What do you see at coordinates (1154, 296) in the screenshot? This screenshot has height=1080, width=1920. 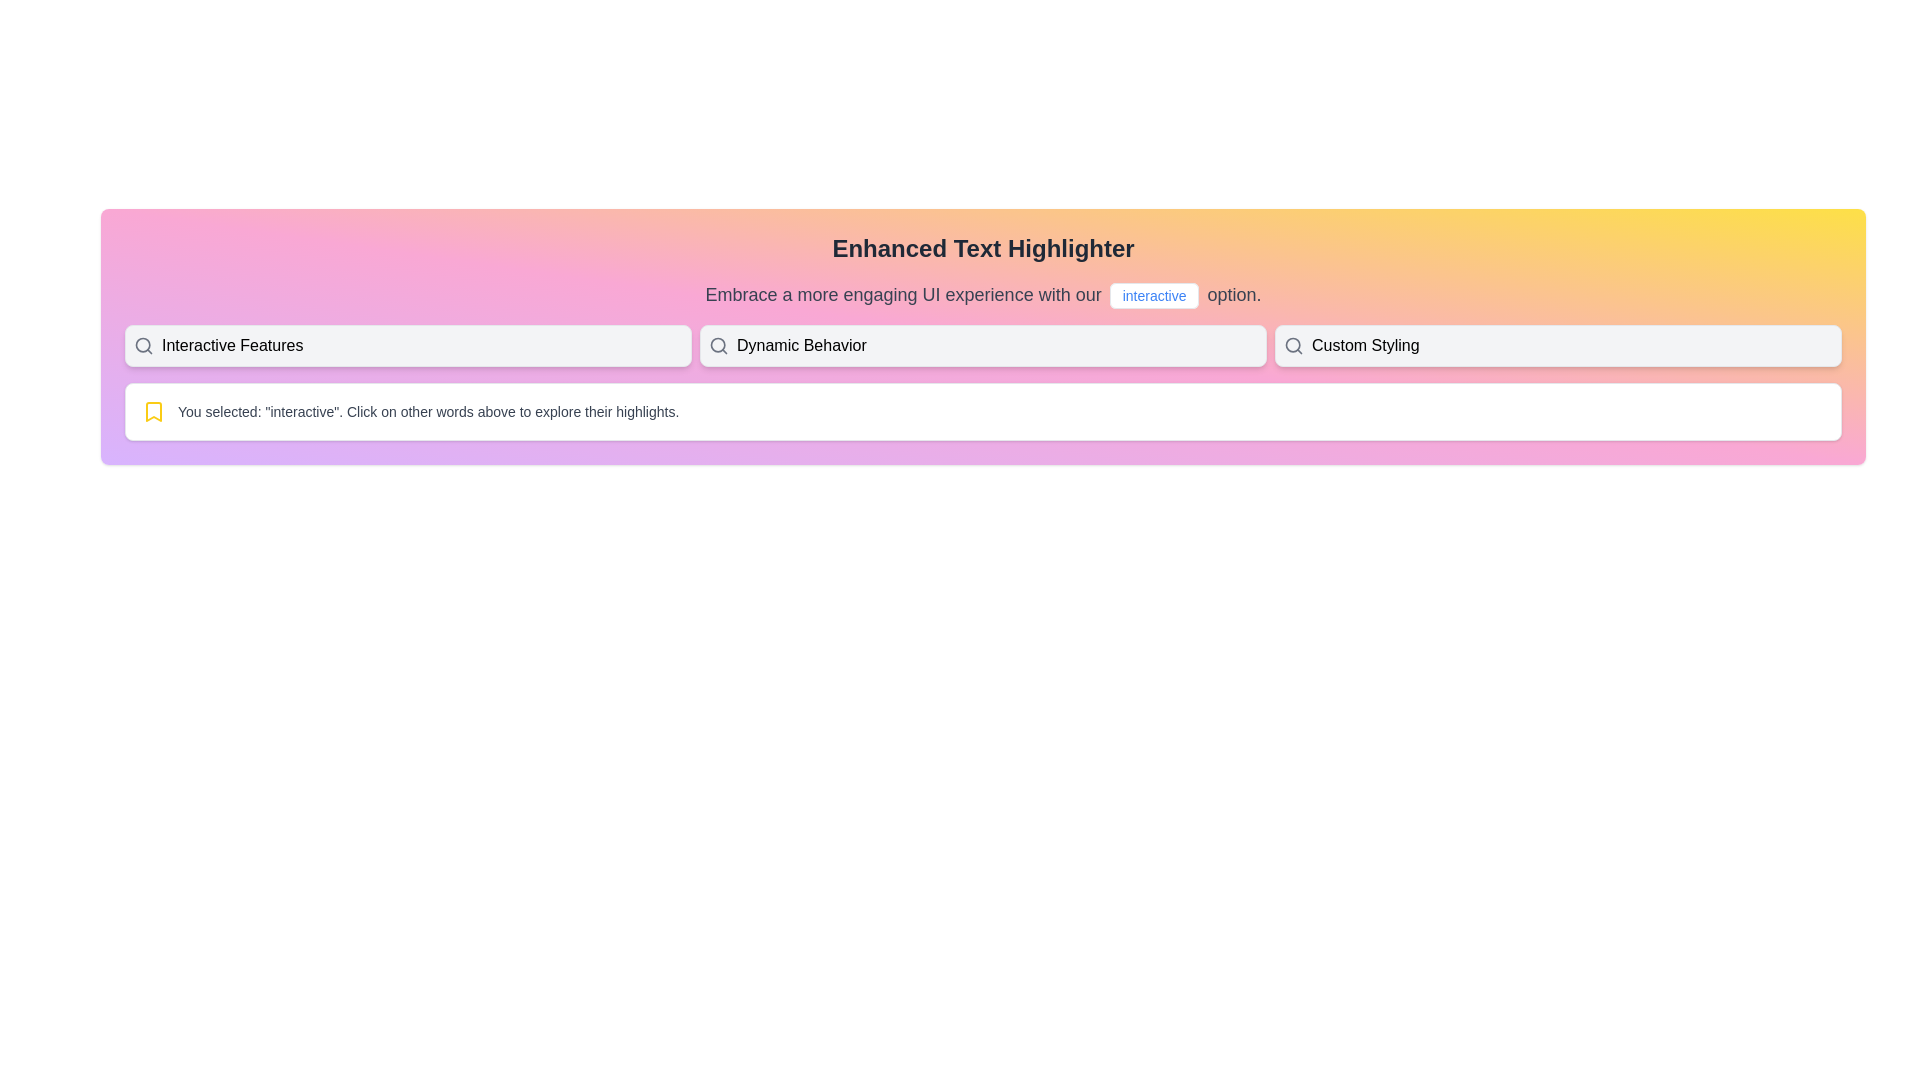 I see `the rectangular button labeled 'interactive' with a blue font and rounded border` at bounding box center [1154, 296].